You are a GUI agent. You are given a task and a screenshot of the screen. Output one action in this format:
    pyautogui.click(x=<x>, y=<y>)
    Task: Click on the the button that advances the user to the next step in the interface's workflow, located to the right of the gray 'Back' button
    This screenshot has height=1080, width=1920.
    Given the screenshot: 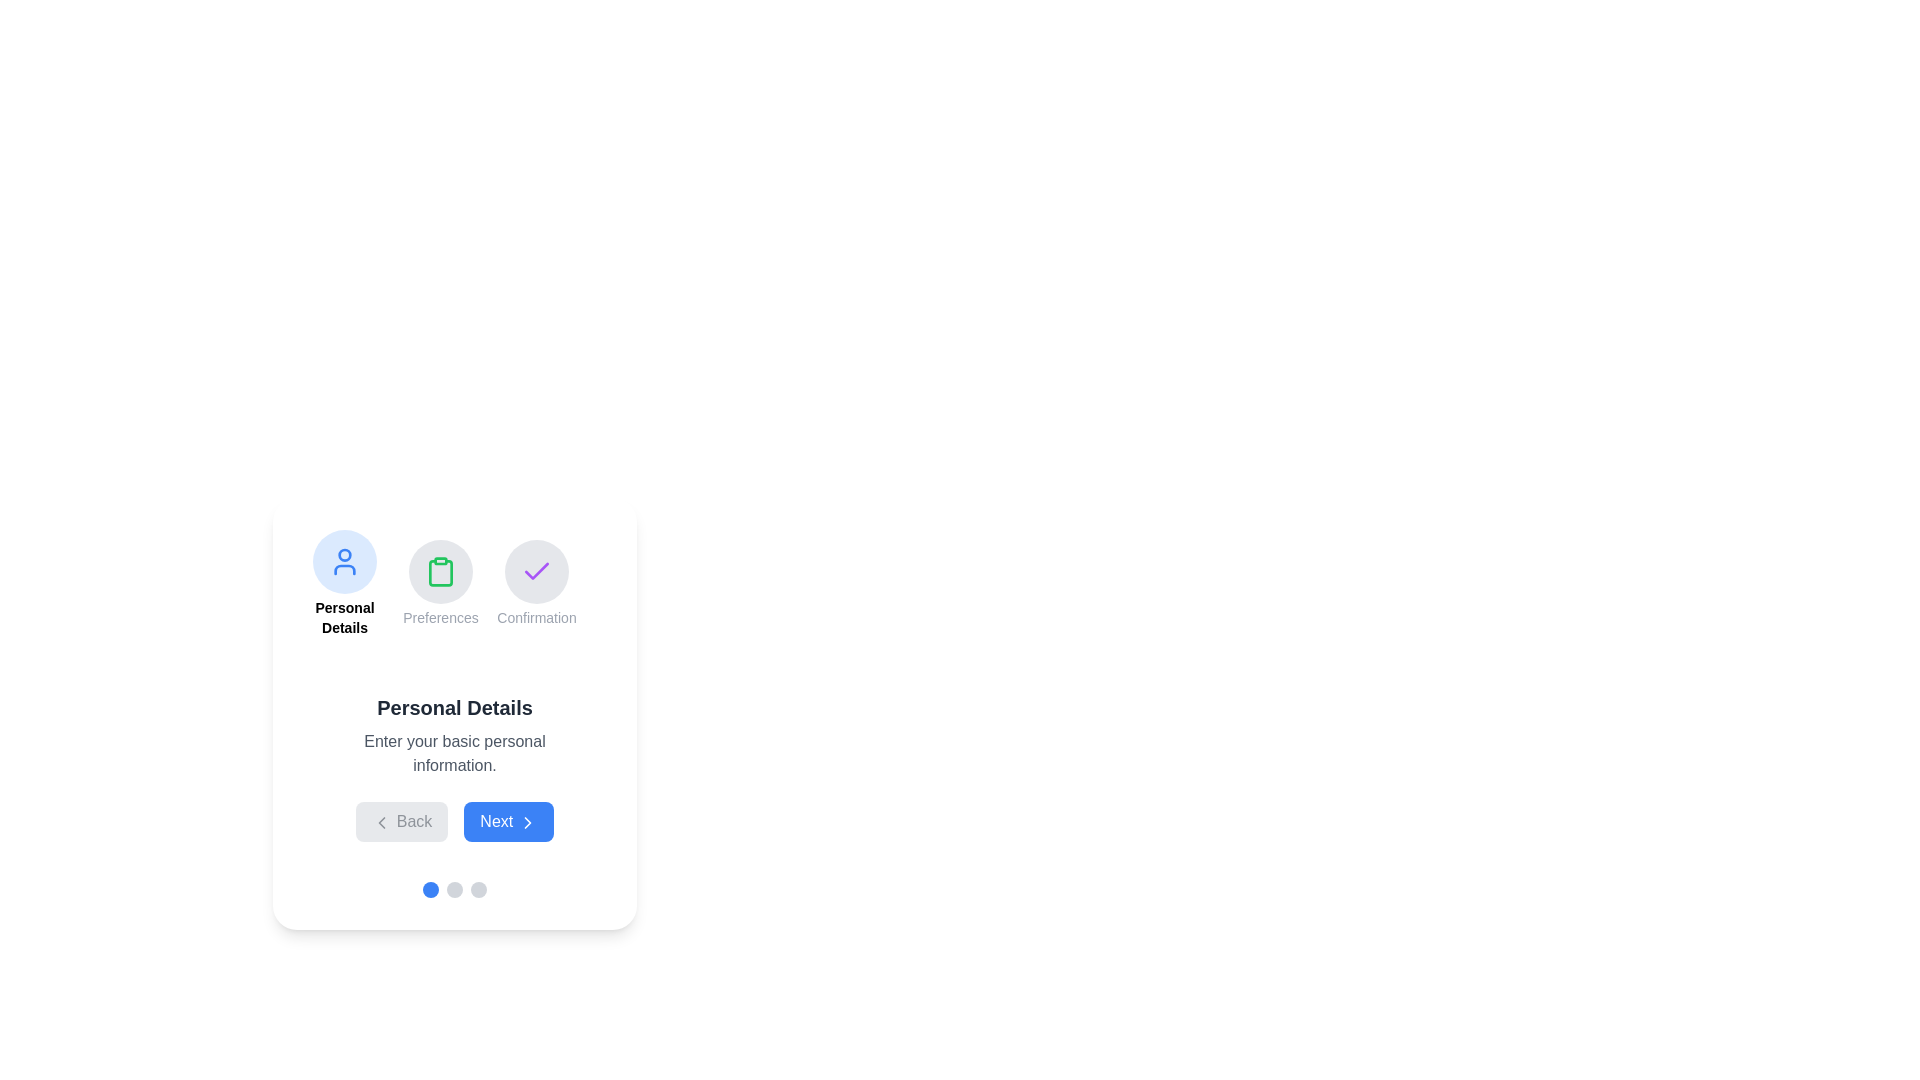 What is the action you would take?
    pyautogui.click(x=508, y=821)
    